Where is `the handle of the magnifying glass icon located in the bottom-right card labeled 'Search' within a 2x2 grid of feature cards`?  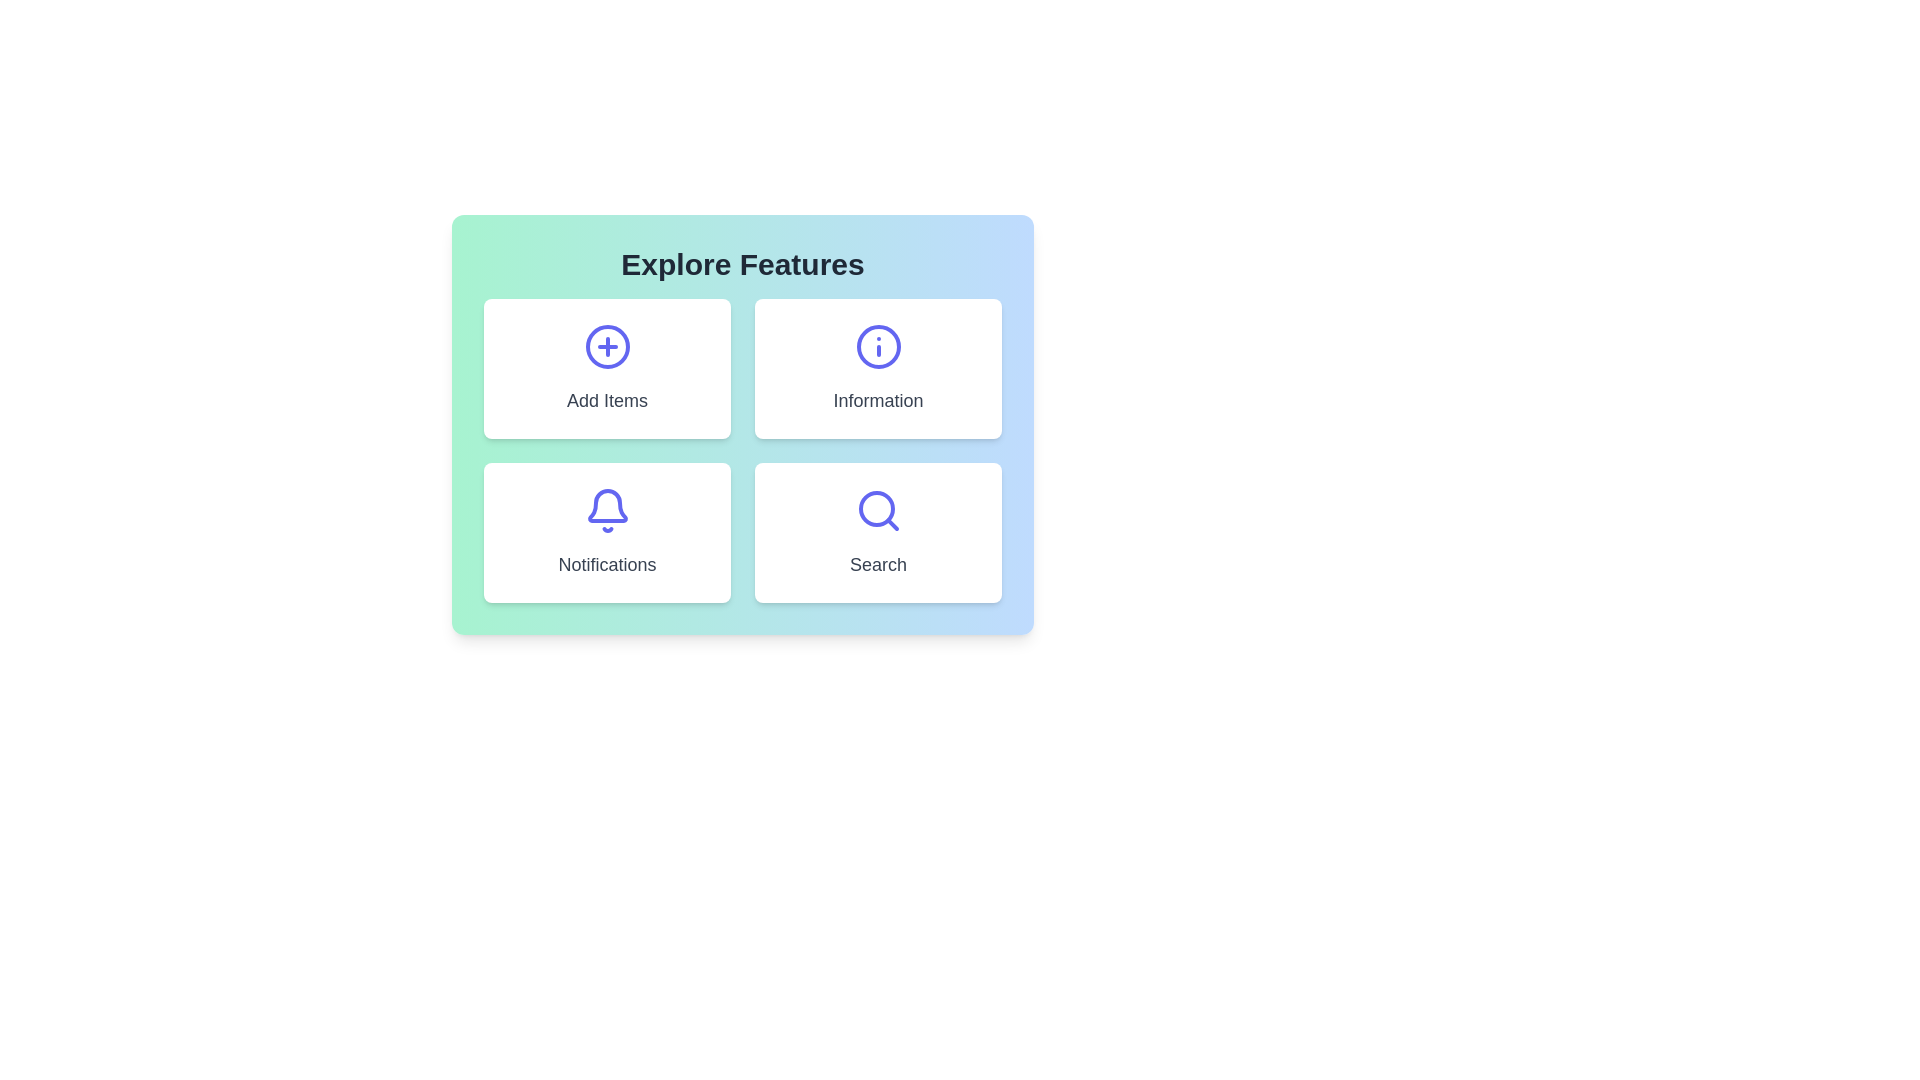 the handle of the magnifying glass icon located in the bottom-right card labeled 'Search' within a 2x2 grid of feature cards is located at coordinates (891, 523).